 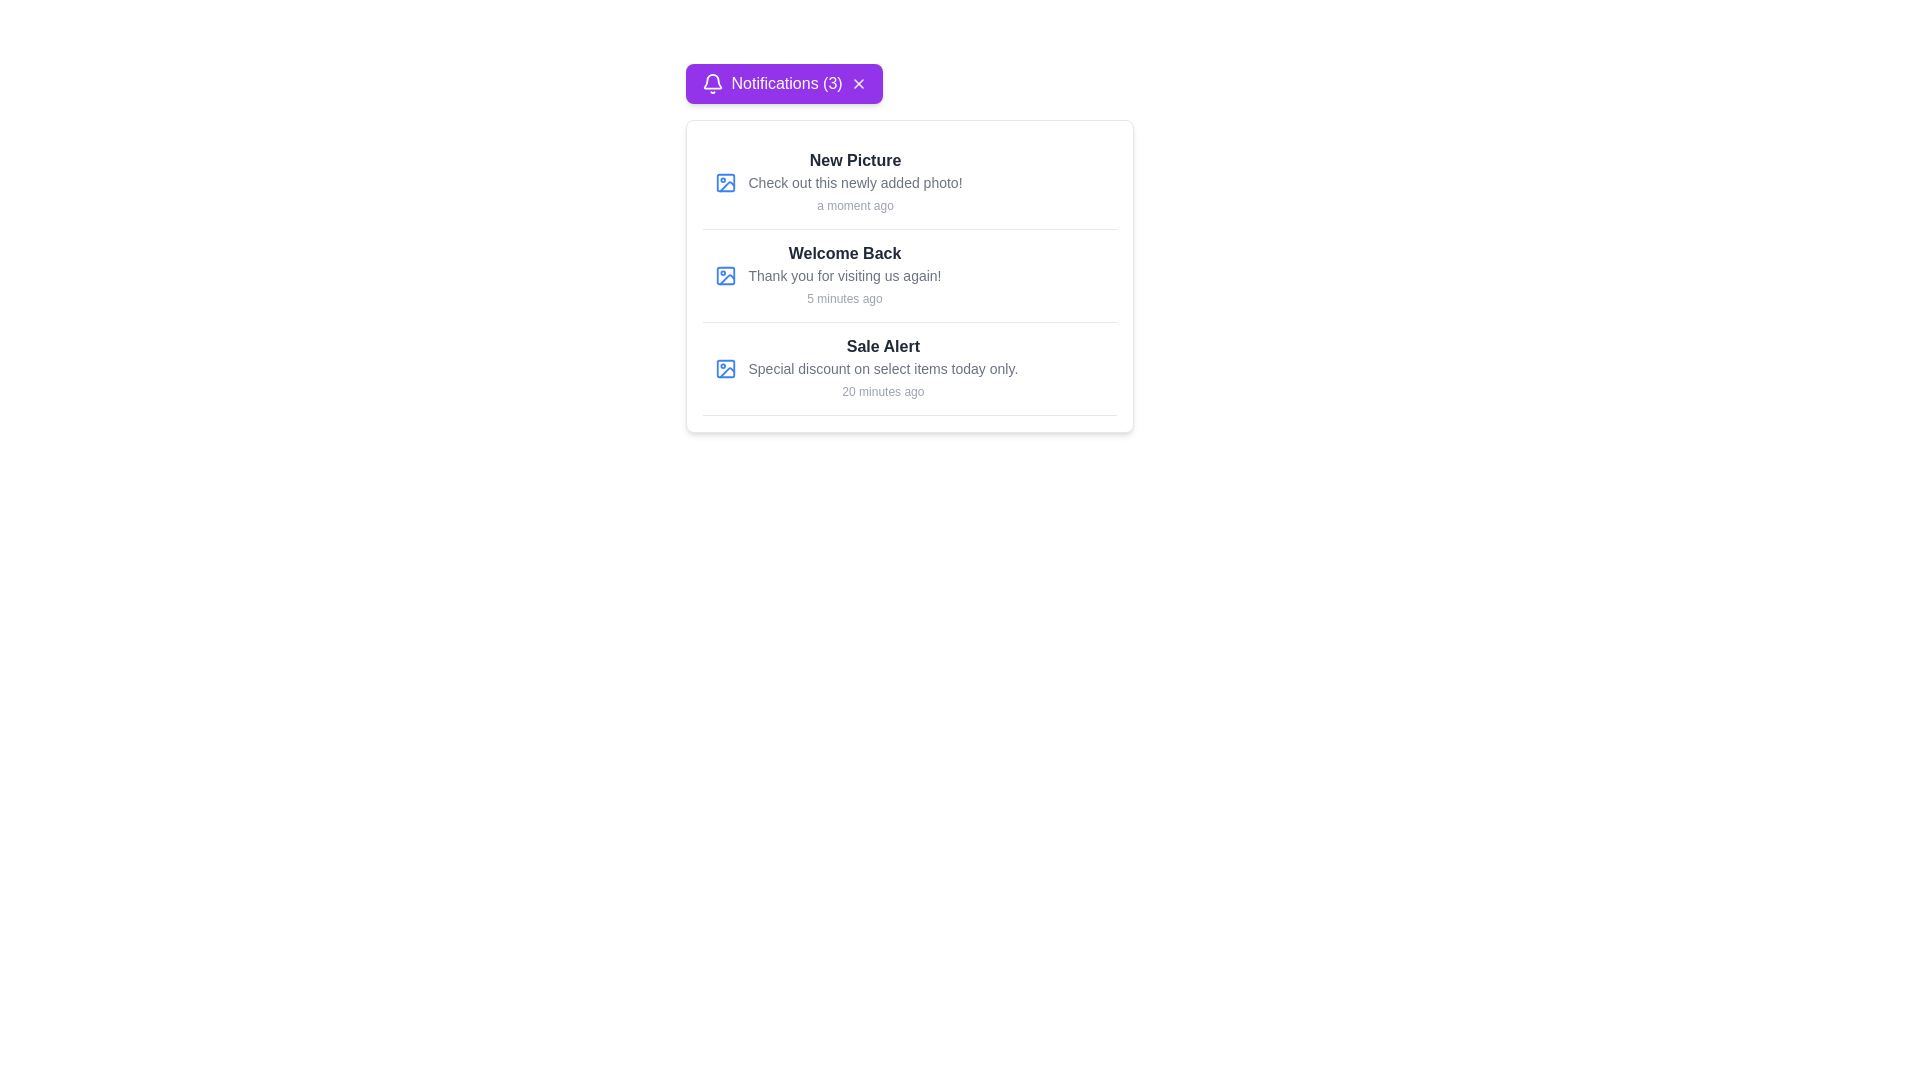 What do you see at coordinates (724, 276) in the screenshot?
I see `the notification icon representing an image or visual content, located to the left of the 'Welcome Back' text in the second item of a vertically stacked list in the notification panel` at bounding box center [724, 276].